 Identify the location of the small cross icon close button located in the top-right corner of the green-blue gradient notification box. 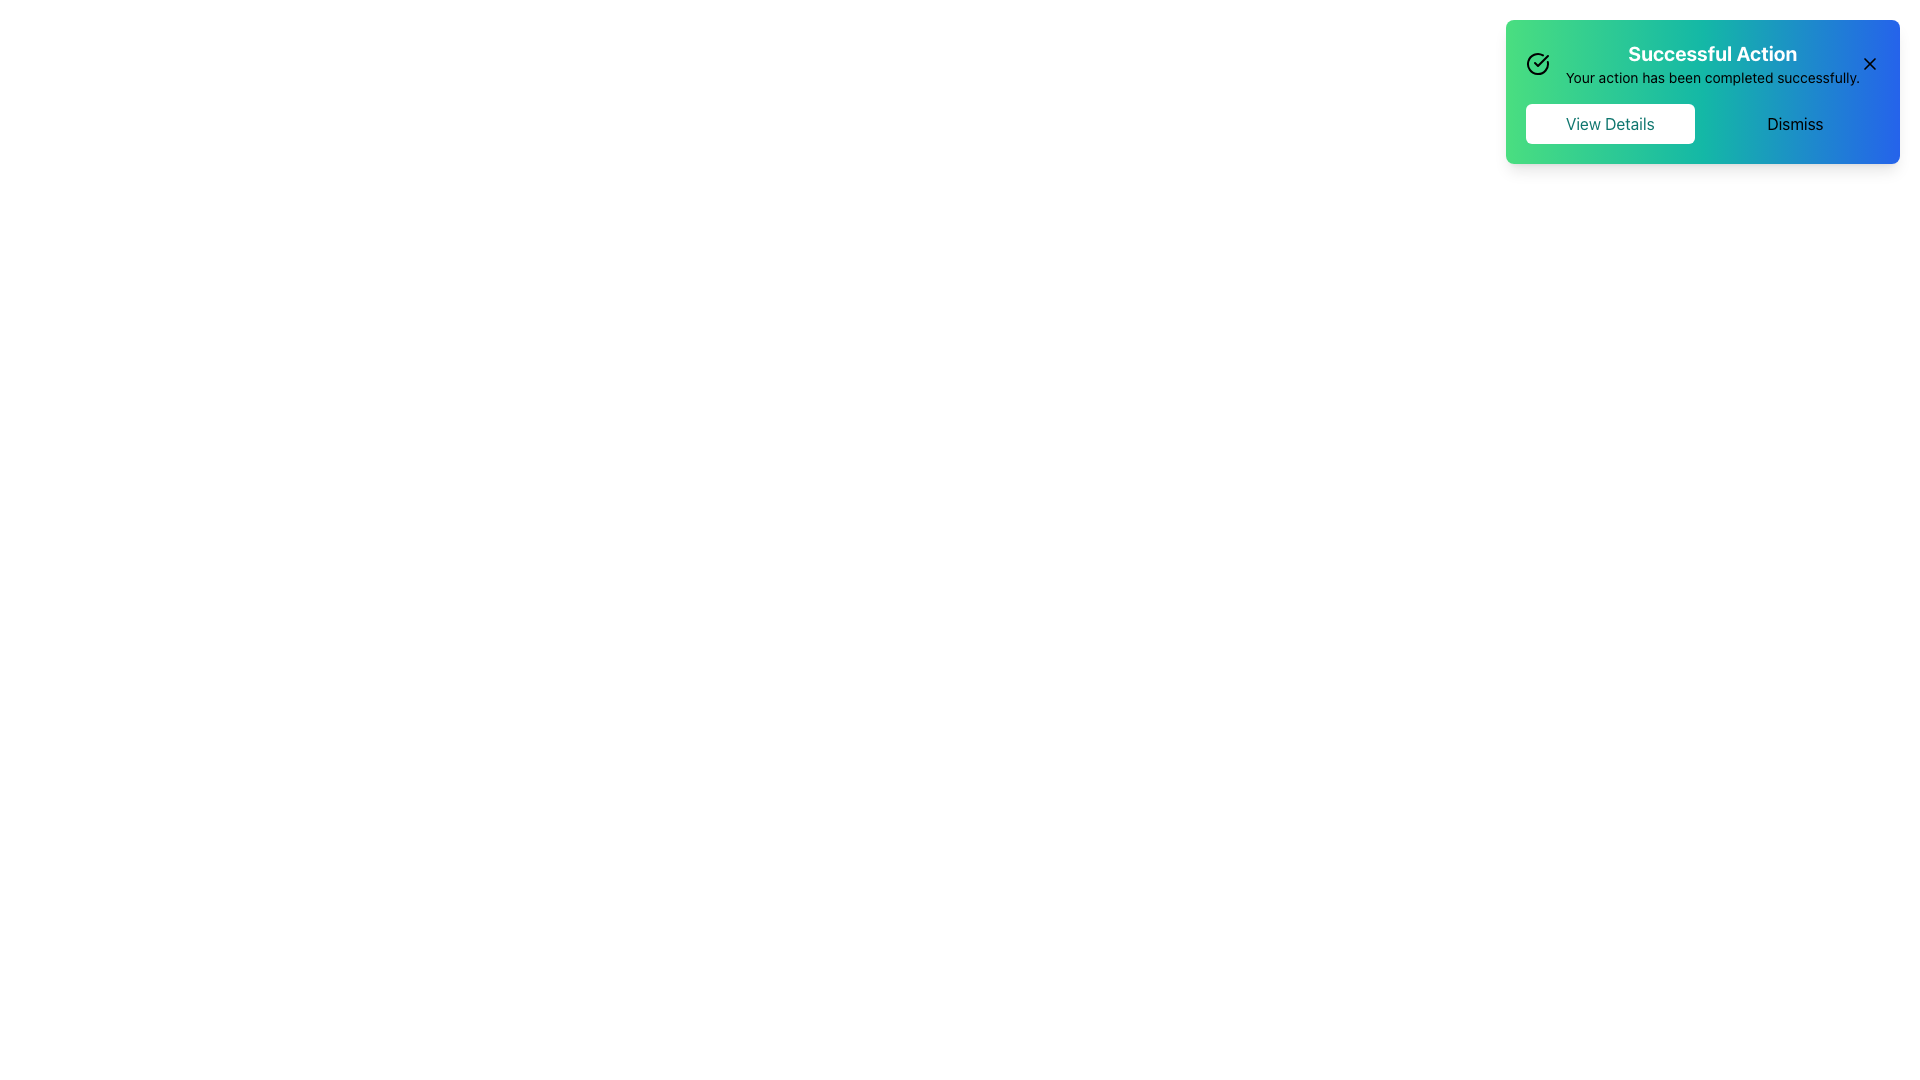
(1869, 63).